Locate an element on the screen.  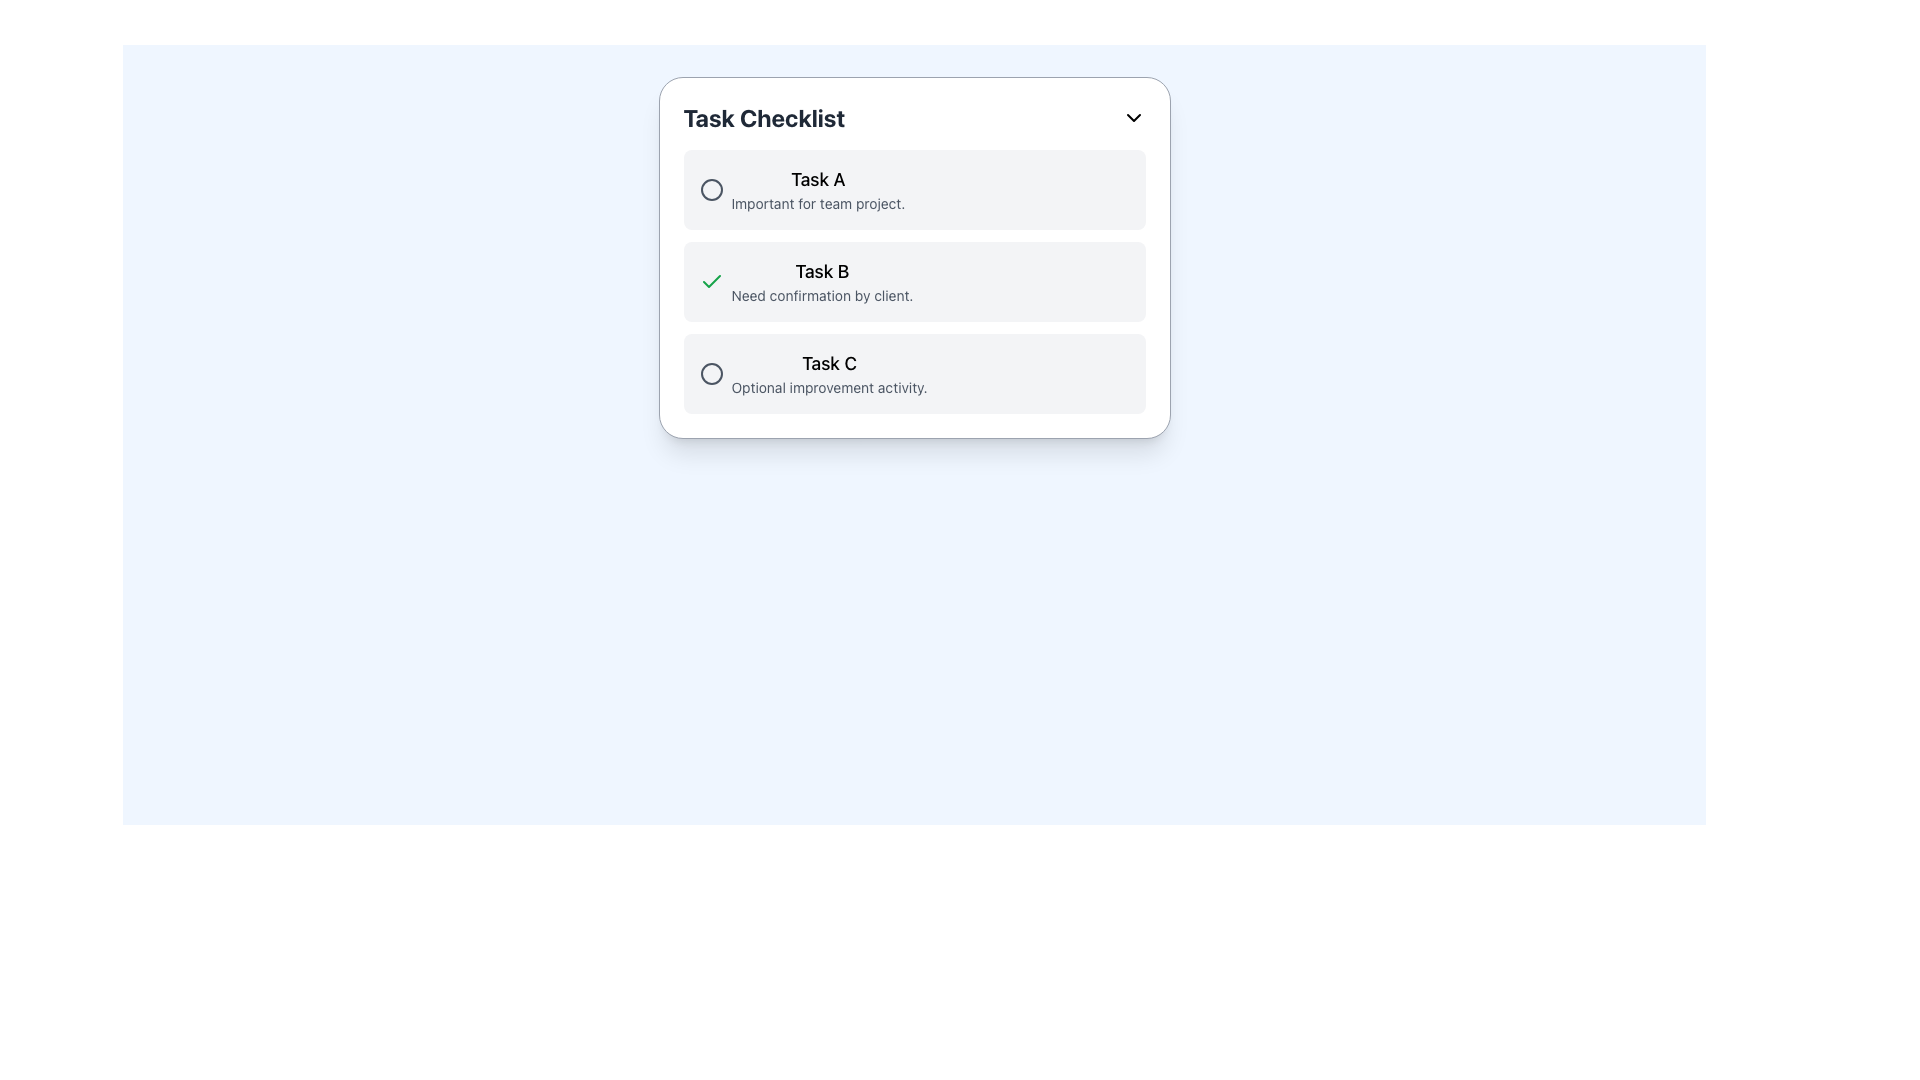
the text and description component is located at coordinates (813, 374).